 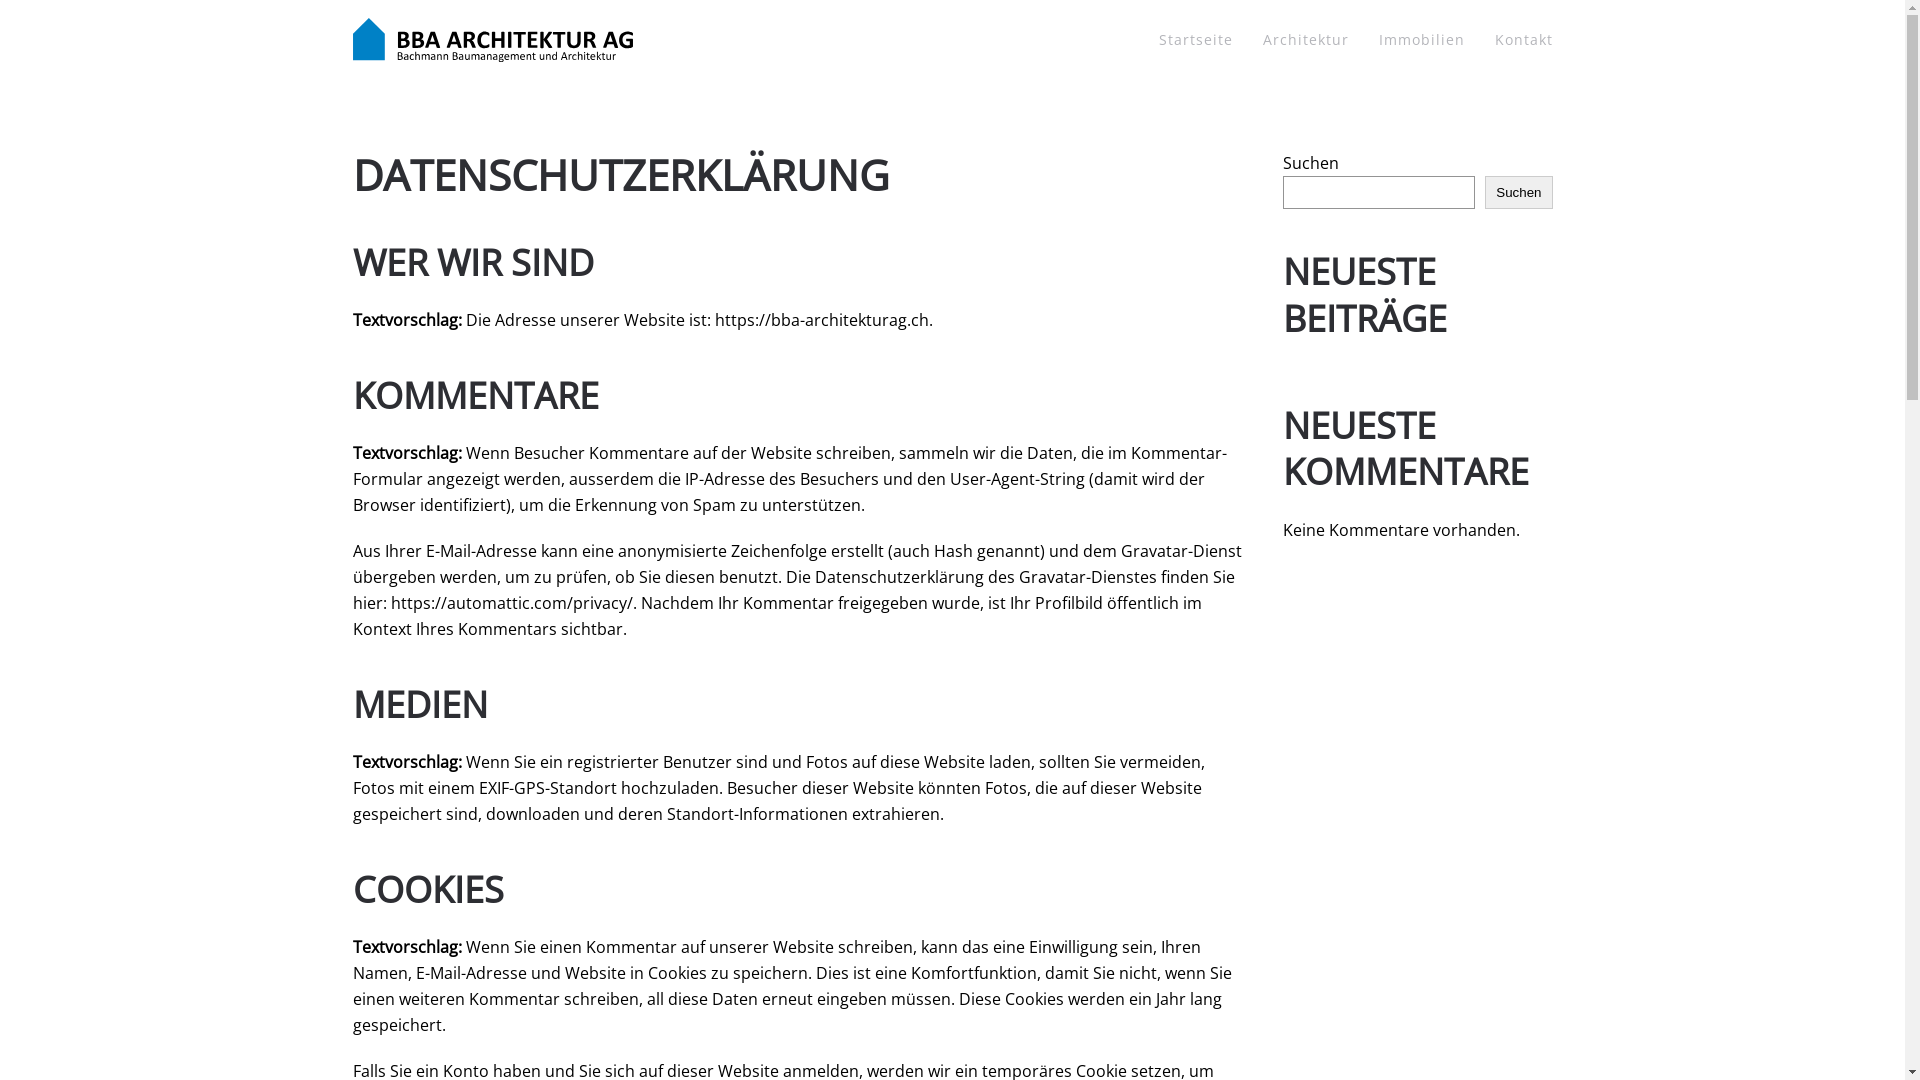 What do you see at coordinates (1419, 39) in the screenshot?
I see `'Immobilien'` at bounding box center [1419, 39].